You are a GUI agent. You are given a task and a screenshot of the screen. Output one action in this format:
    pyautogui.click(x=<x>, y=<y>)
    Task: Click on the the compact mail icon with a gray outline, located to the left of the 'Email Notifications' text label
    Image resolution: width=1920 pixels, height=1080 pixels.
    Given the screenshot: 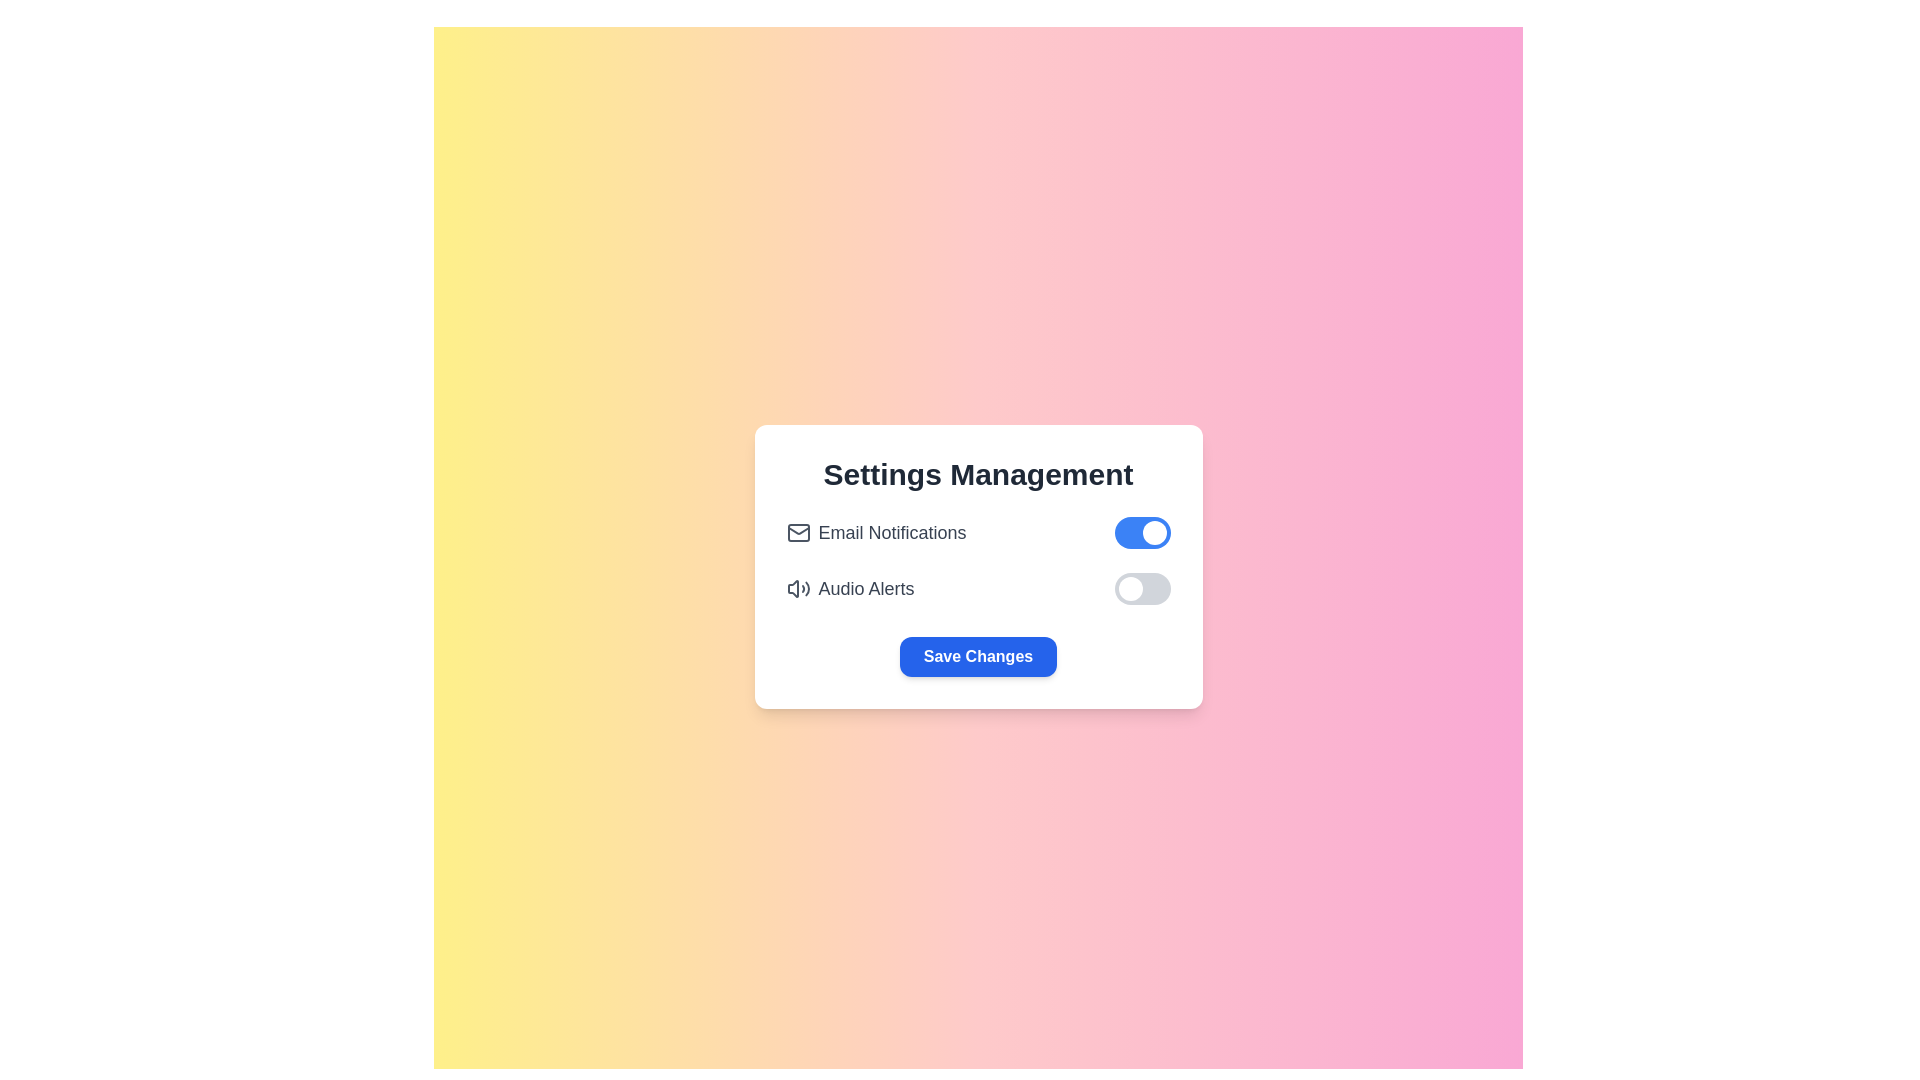 What is the action you would take?
    pyautogui.click(x=797, y=531)
    